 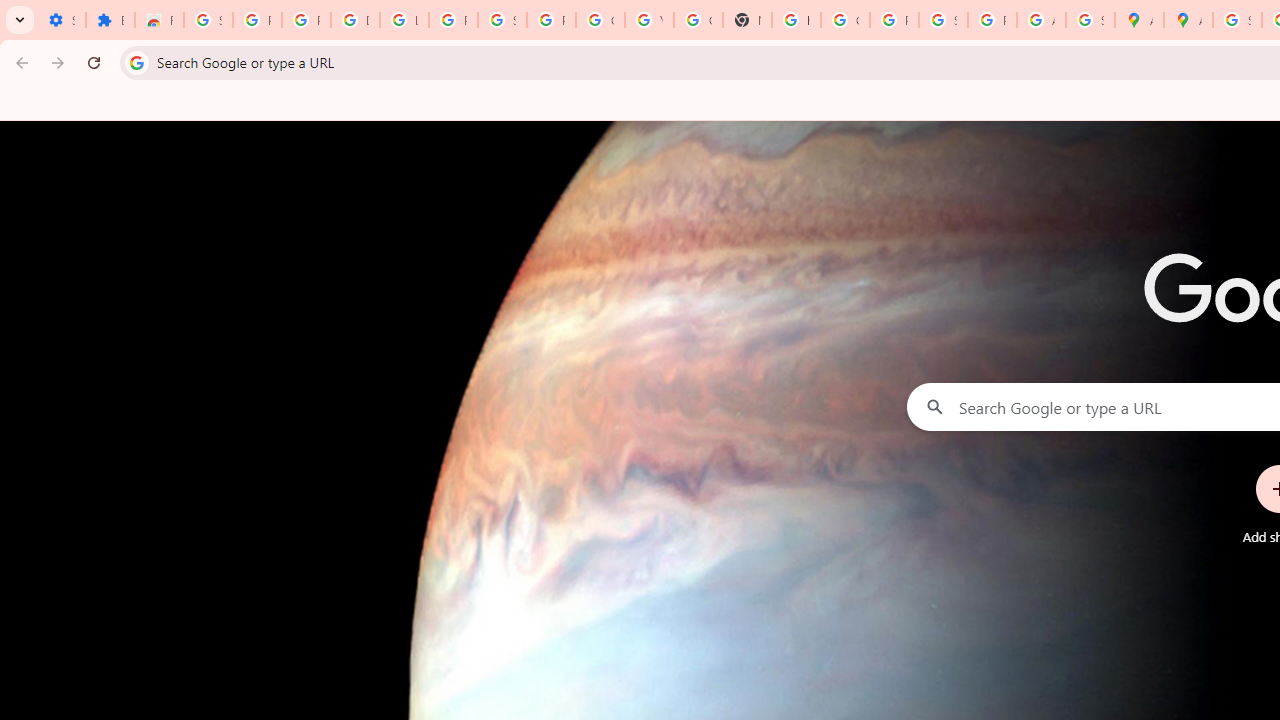 I want to click on 'Google Account', so click(x=599, y=20).